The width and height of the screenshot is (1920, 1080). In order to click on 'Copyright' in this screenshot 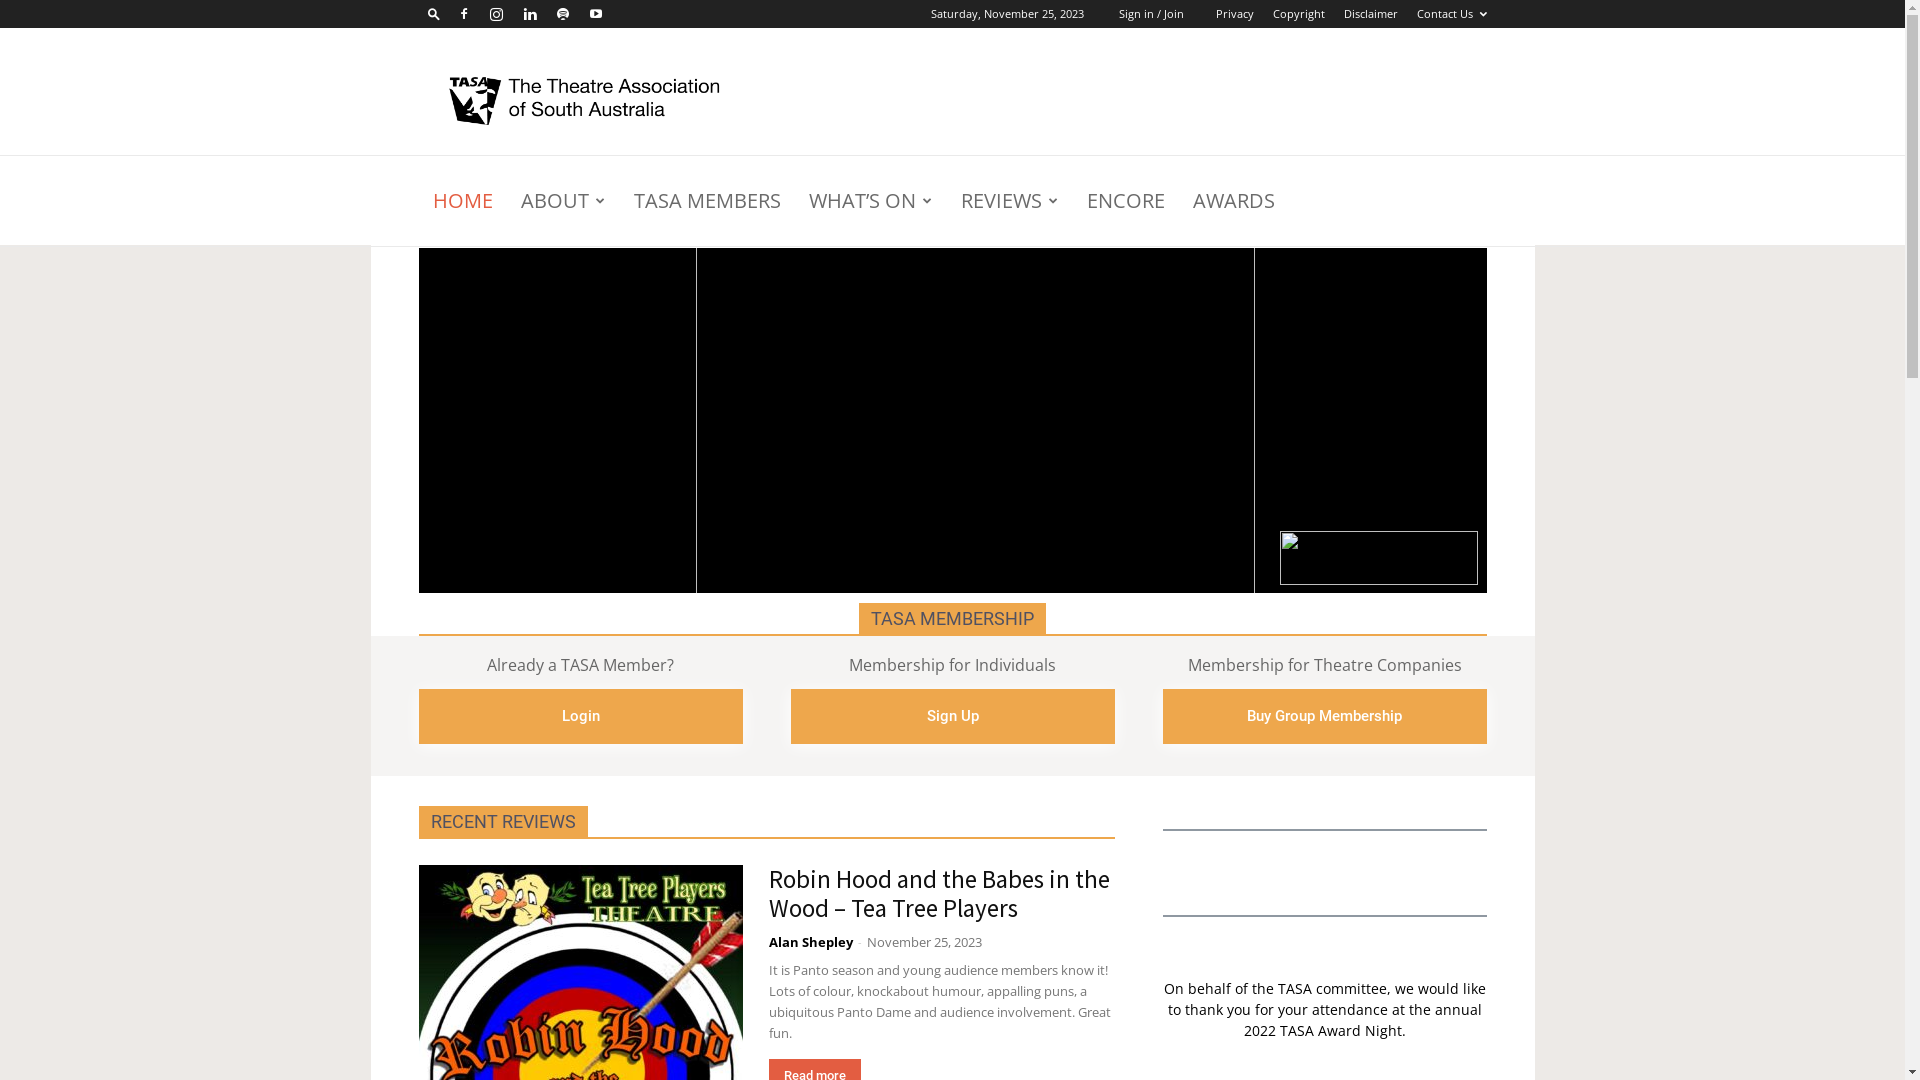, I will do `click(1297, 13)`.